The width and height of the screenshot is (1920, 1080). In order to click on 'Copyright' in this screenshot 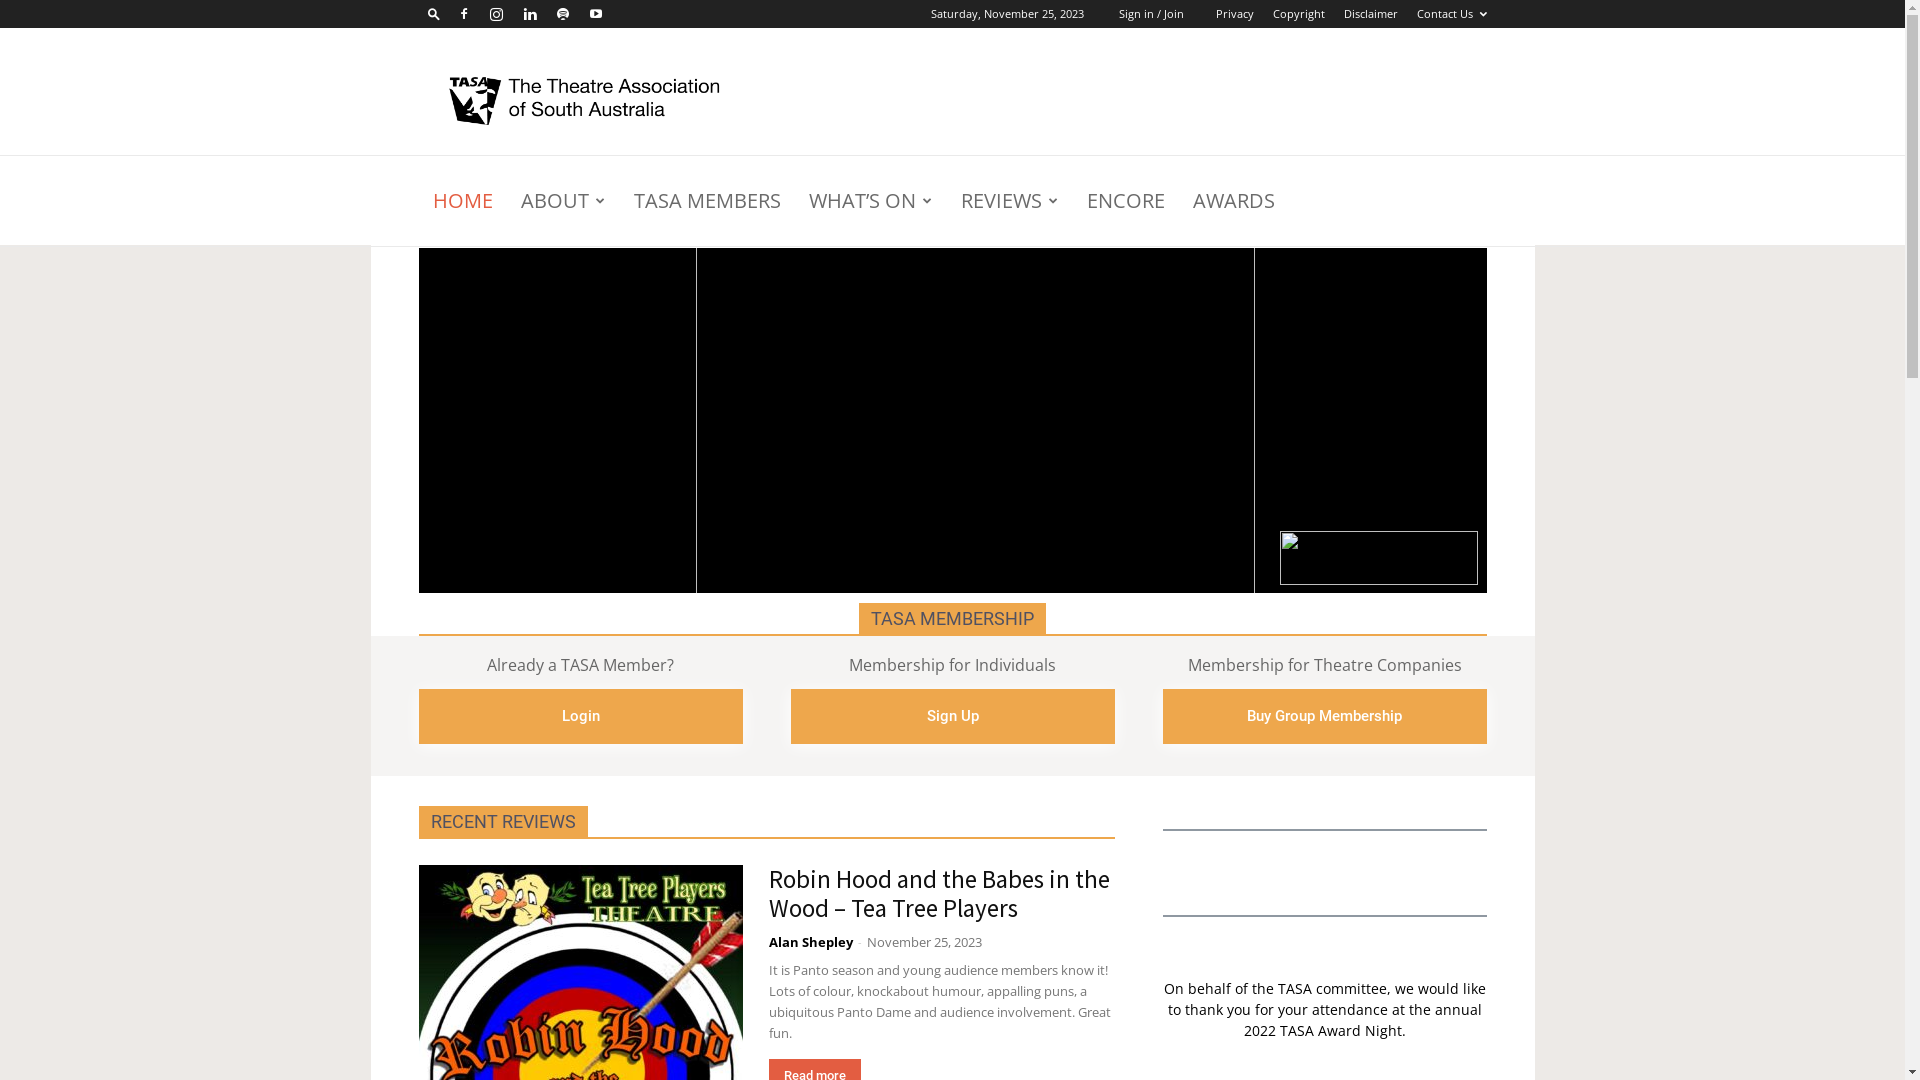, I will do `click(1297, 13)`.